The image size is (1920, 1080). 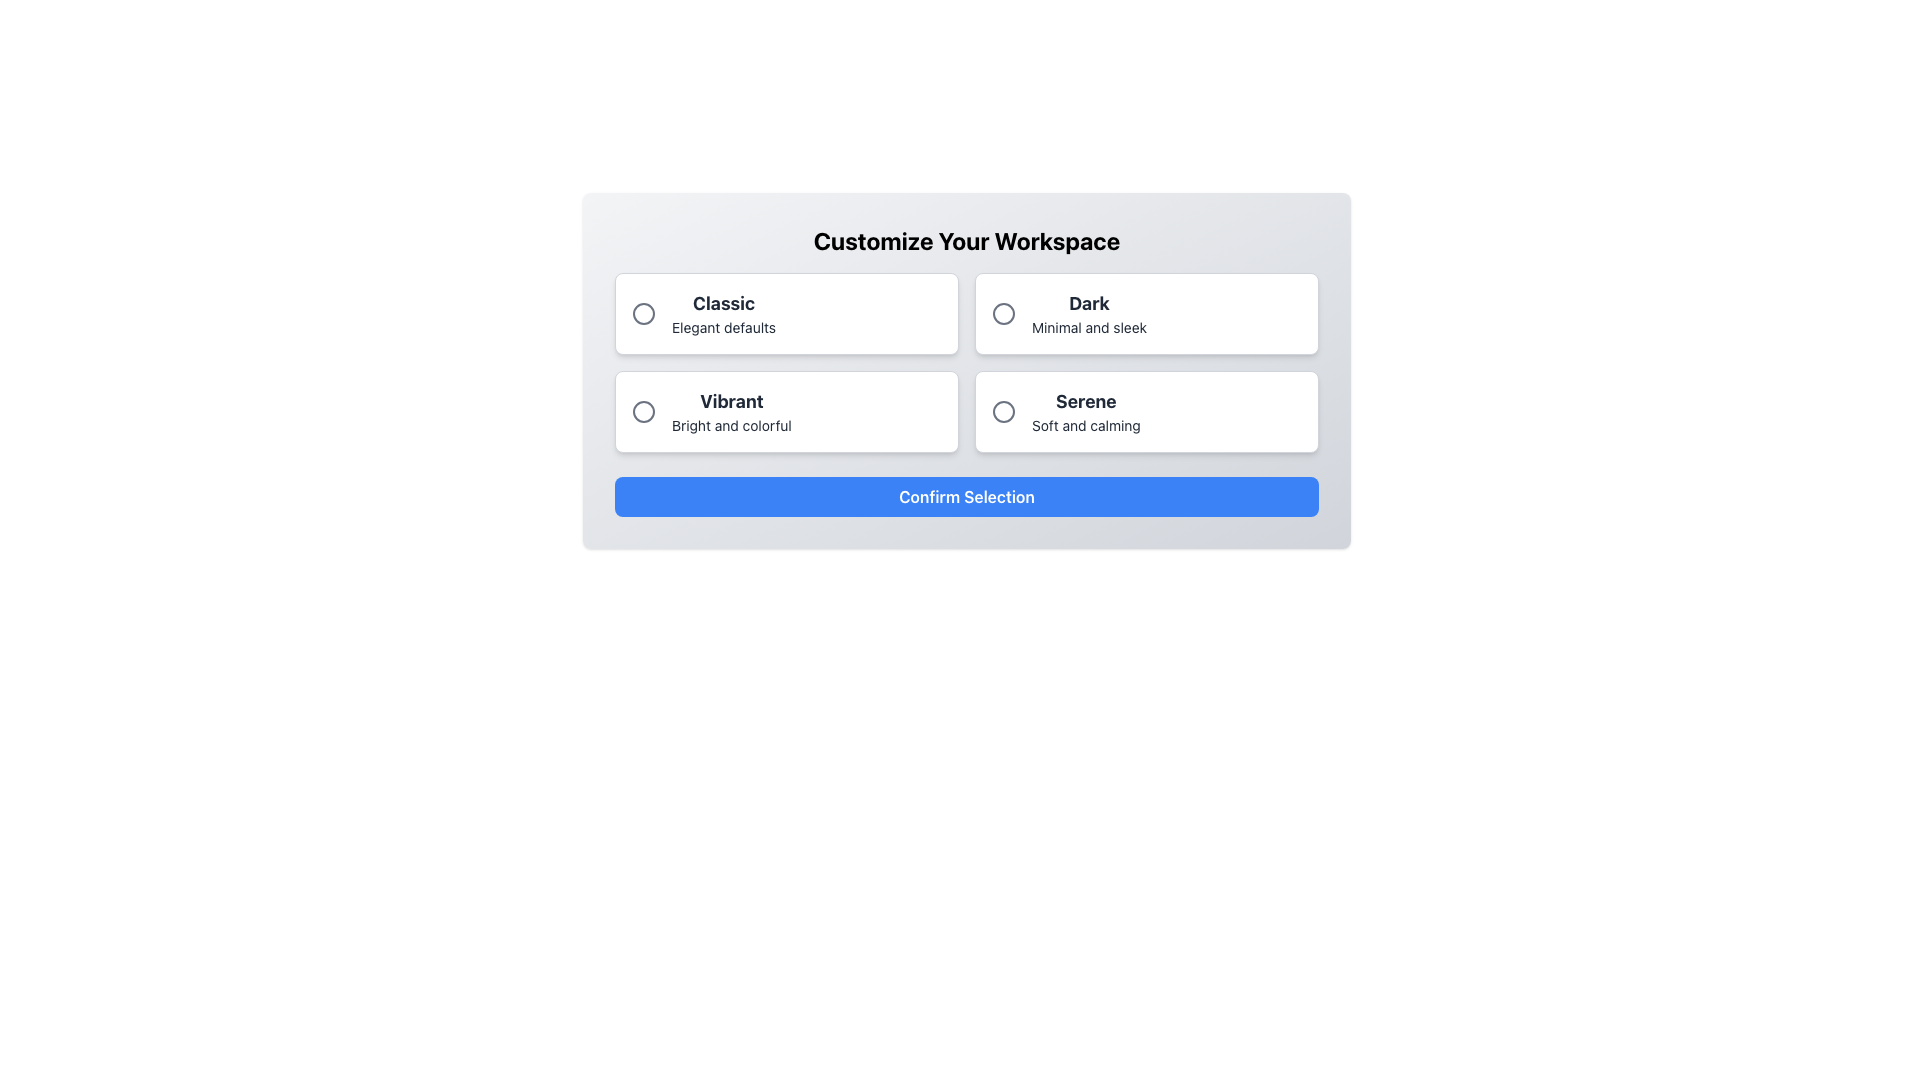 What do you see at coordinates (643, 411) in the screenshot?
I see `the circle graphic element within the 'Vibrant' option to interact with the selection` at bounding box center [643, 411].